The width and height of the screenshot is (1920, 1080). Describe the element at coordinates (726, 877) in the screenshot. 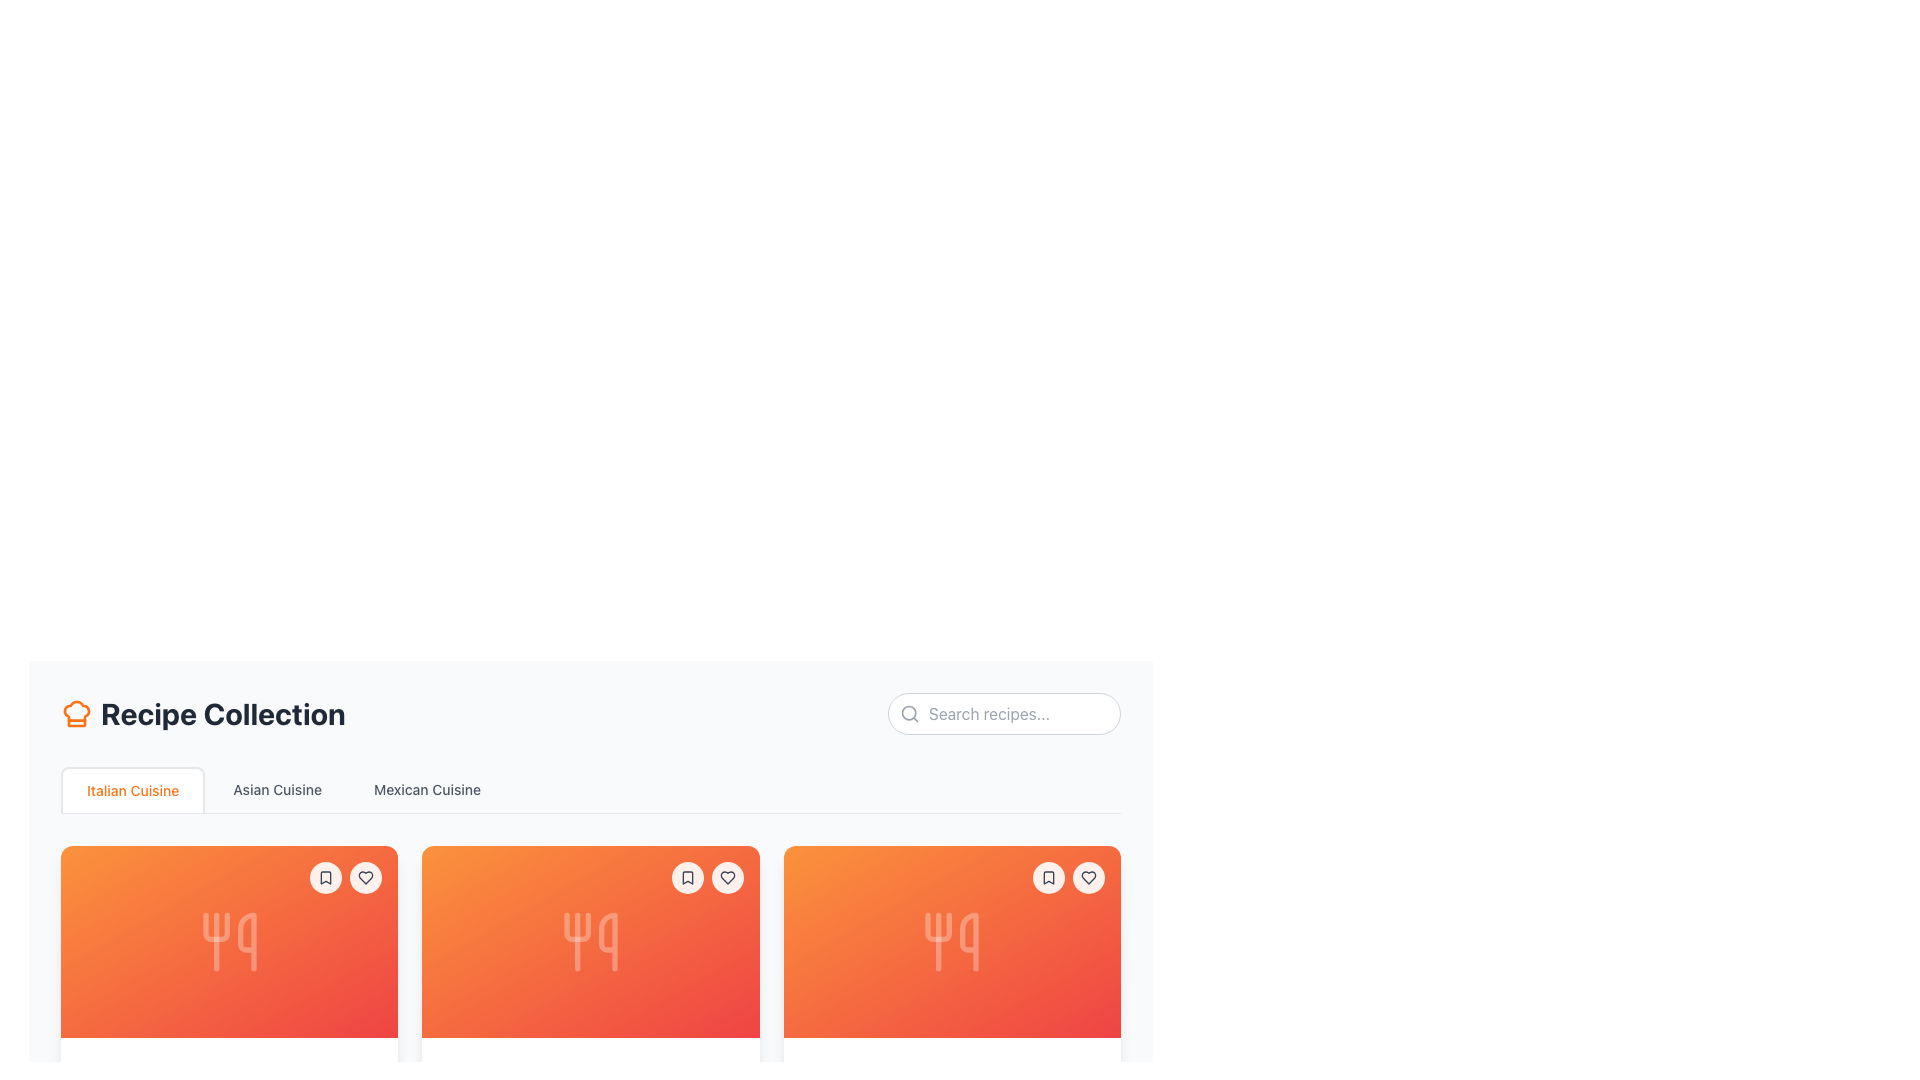

I see `the heart icon button located as the second button from the right in the top-right corner of the orange rectangular card to favorite the item` at that location.